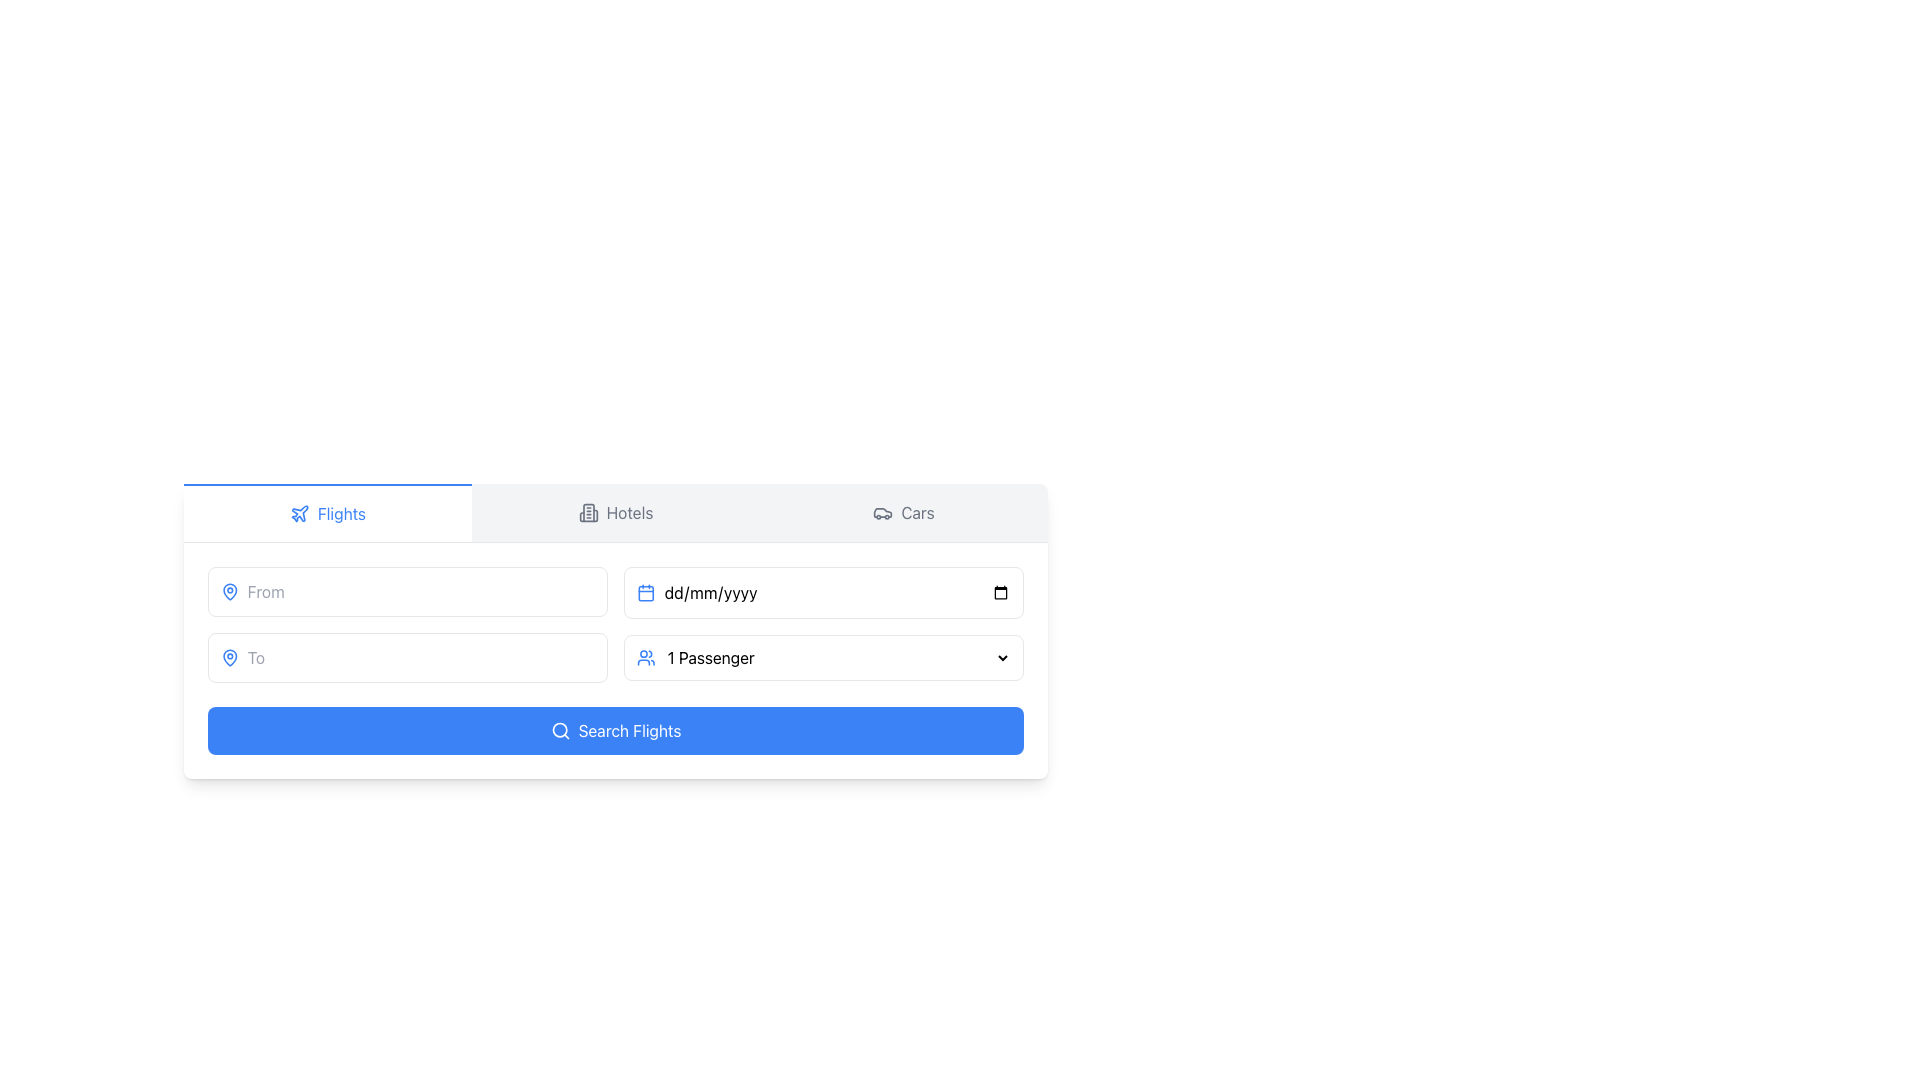 Image resolution: width=1920 pixels, height=1080 pixels. What do you see at coordinates (587, 512) in the screenshot?
I see `the 'Hotels' icon in the application menu to visually identify the section` at bounding box center [587, 512].